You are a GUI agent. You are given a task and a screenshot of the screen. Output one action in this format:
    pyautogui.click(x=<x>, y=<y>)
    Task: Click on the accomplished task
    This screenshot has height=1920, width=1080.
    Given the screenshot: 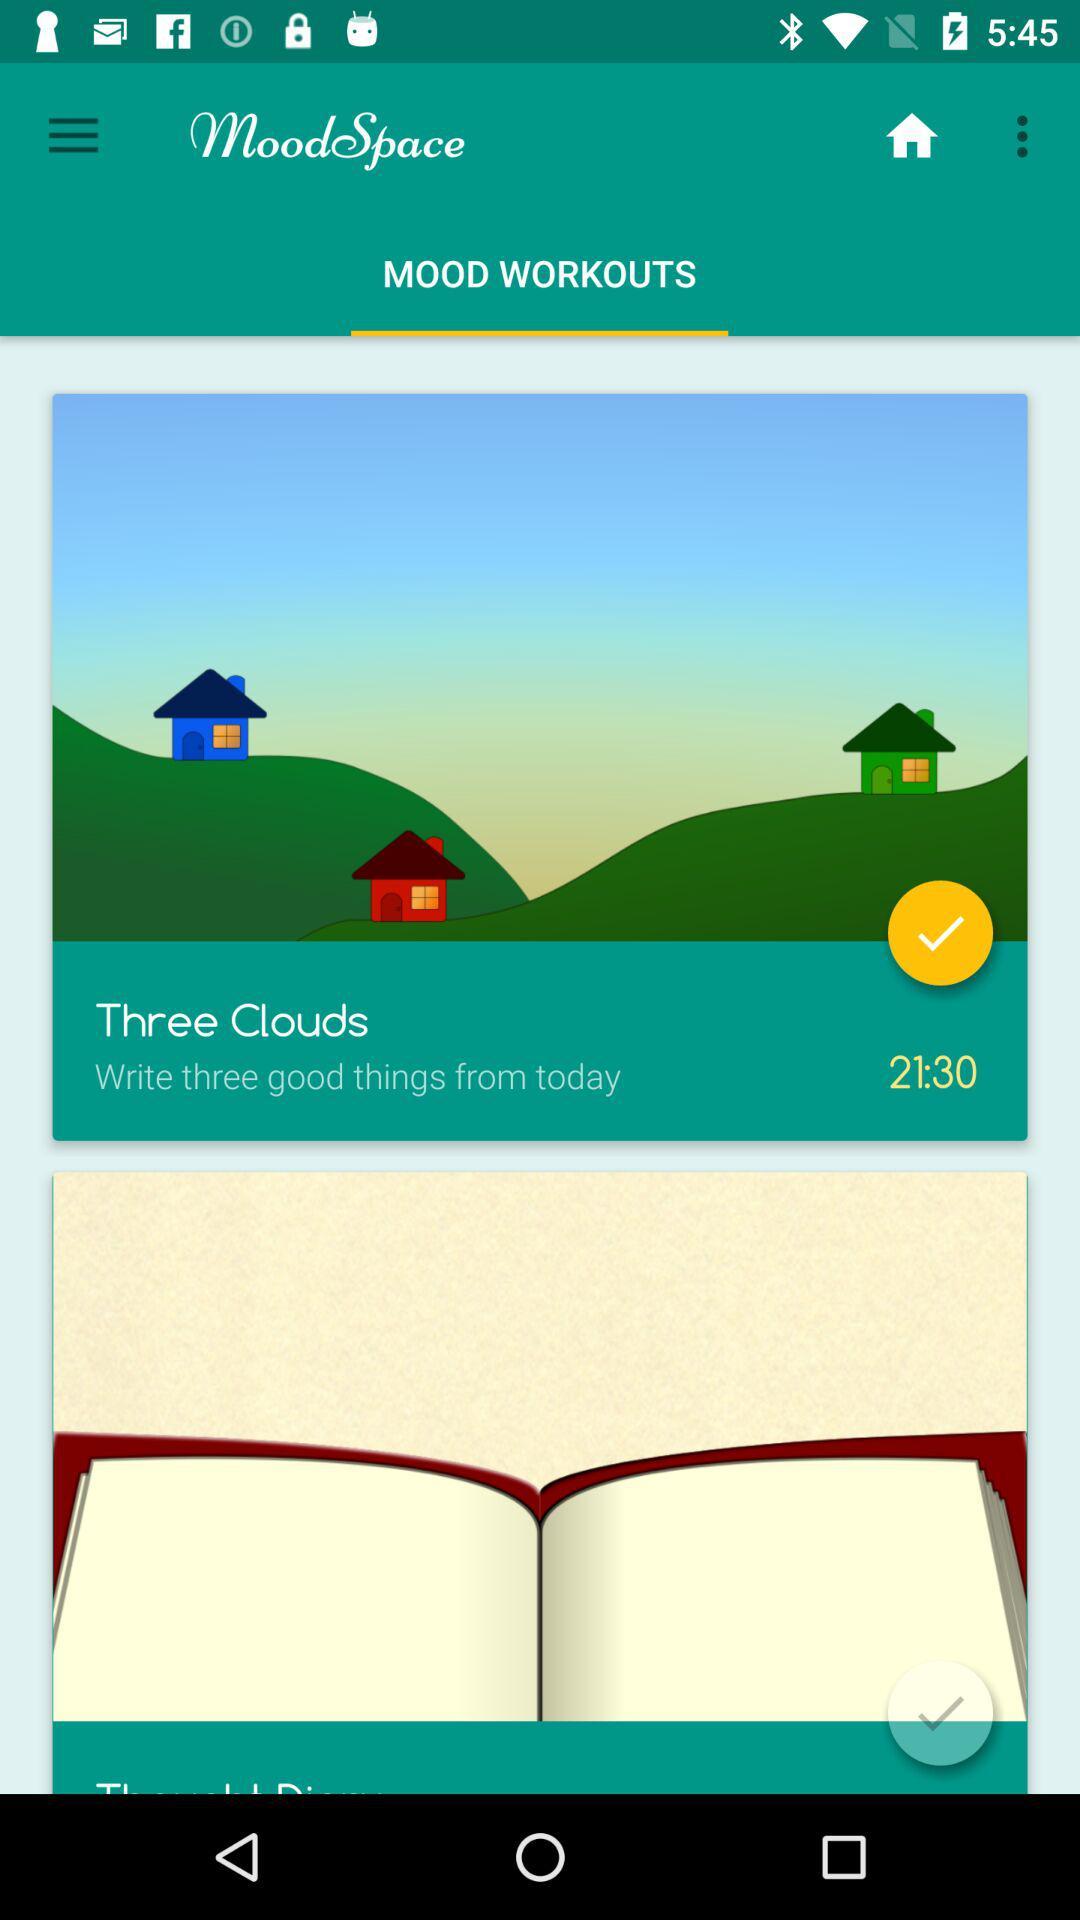 What is the action you would take?
    pyautogui.click(x=940, y=931)
    